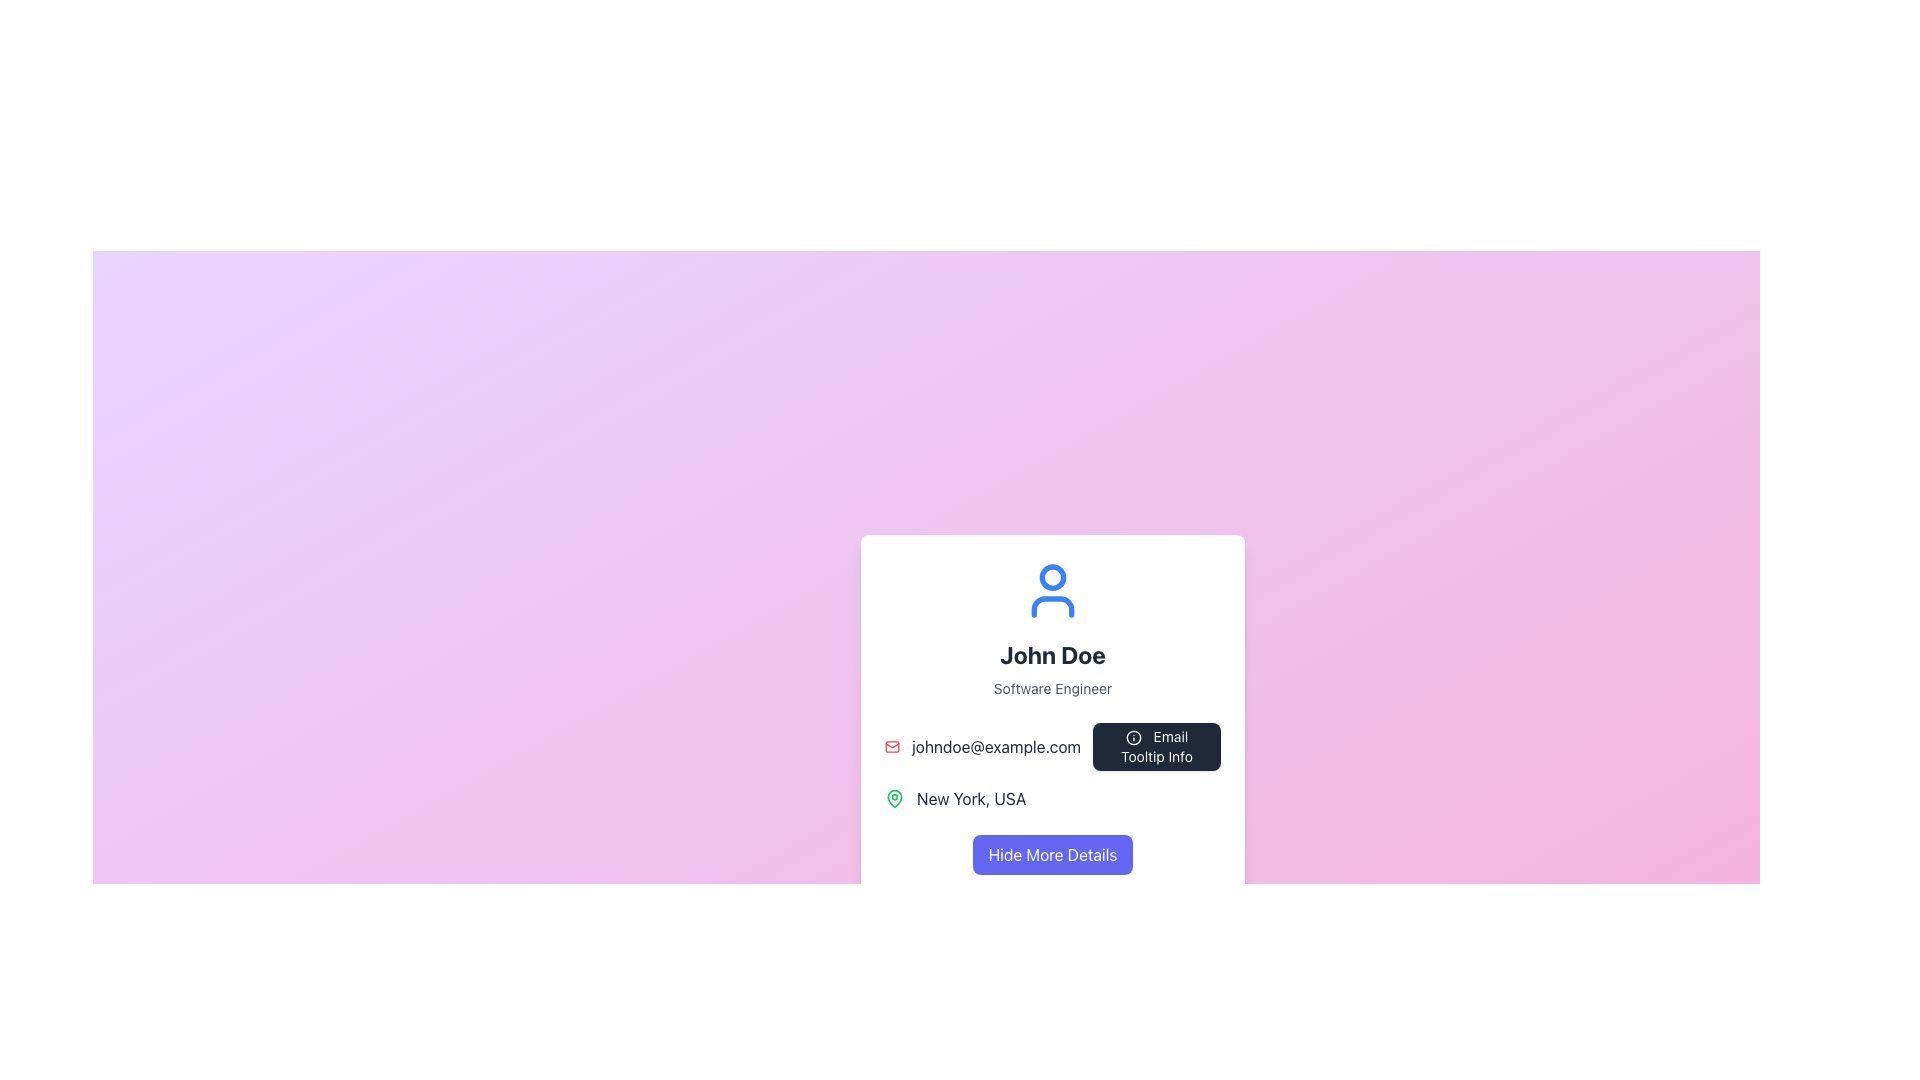 The image size is (1920, 1080). I want to click on the button with a purple background and white text that reads 'Hide More Details', located below 'New York, USA' in John Doe's profile card, so click(1051, 855).